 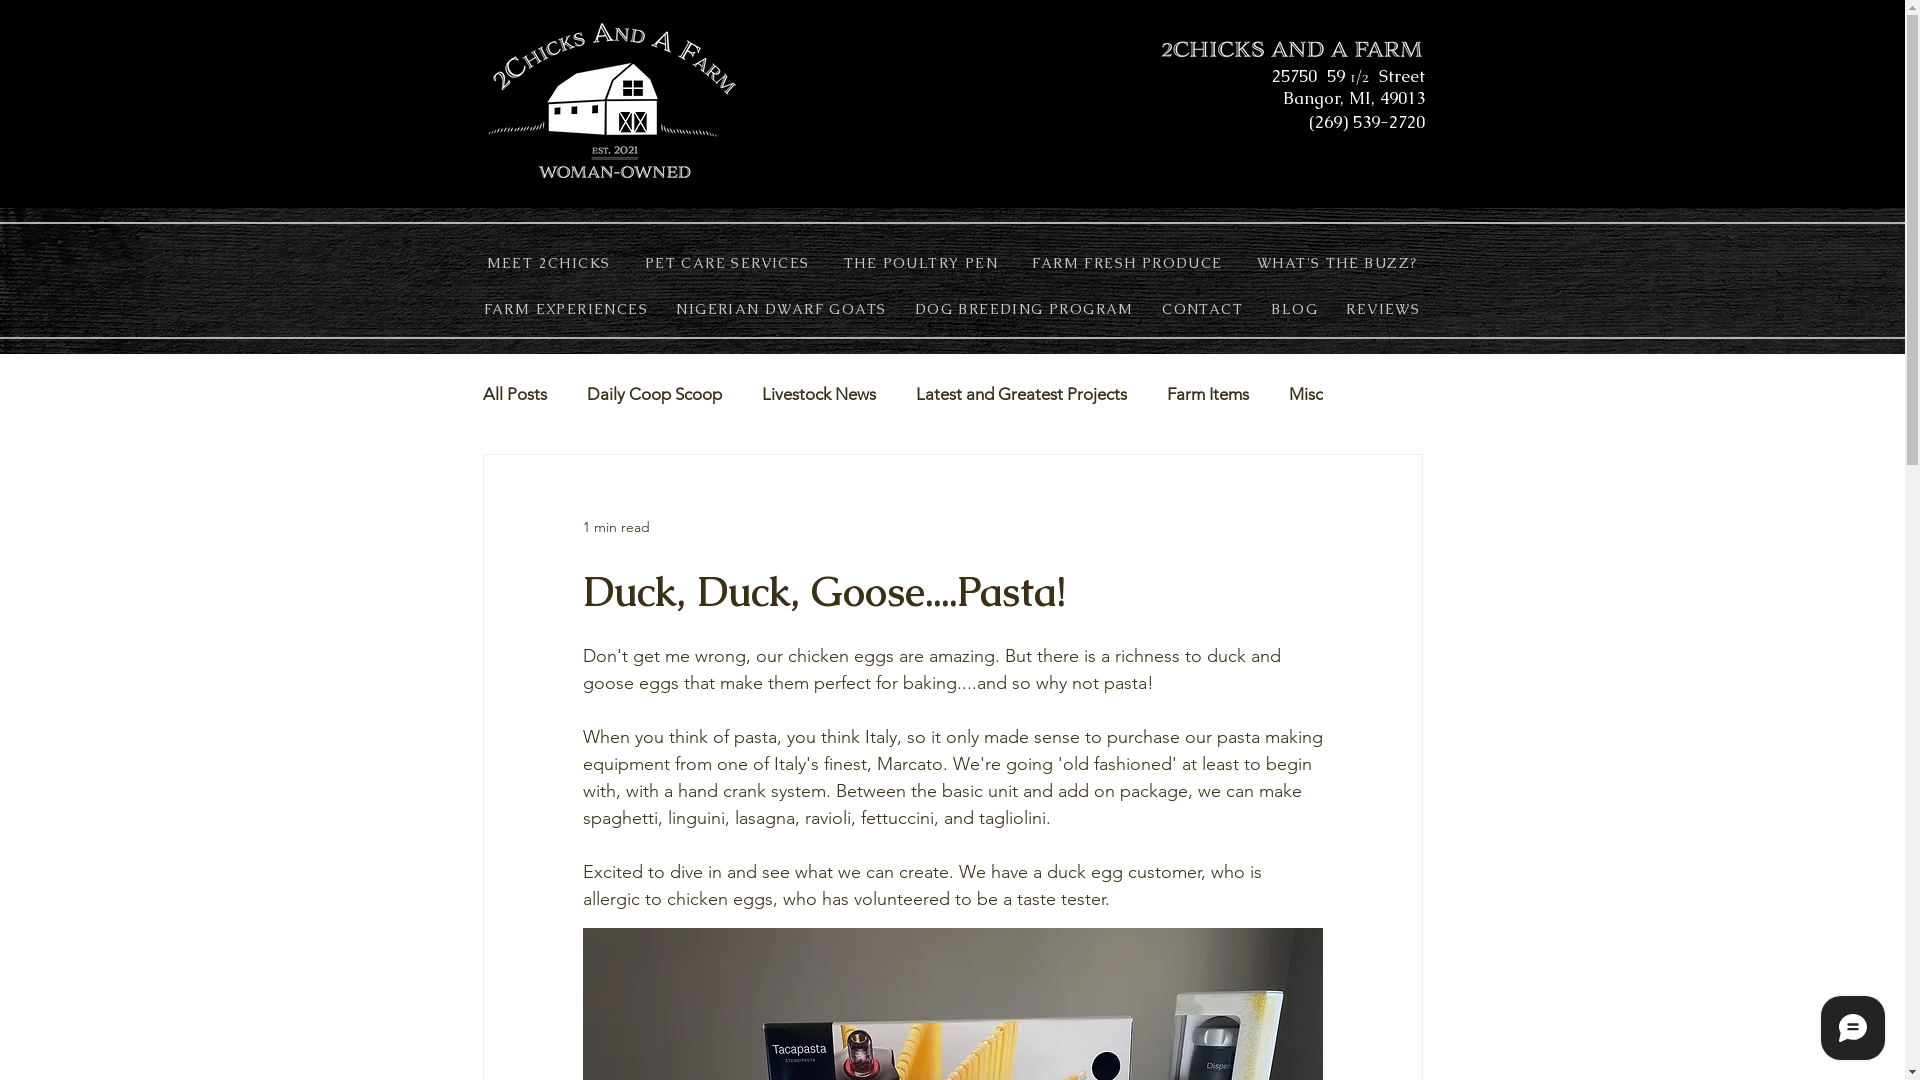 What do you see at coordinates (470, 308) in the screenshot?
I see `'FARM EXPERIENCES'` at bounding box center [470, 308].